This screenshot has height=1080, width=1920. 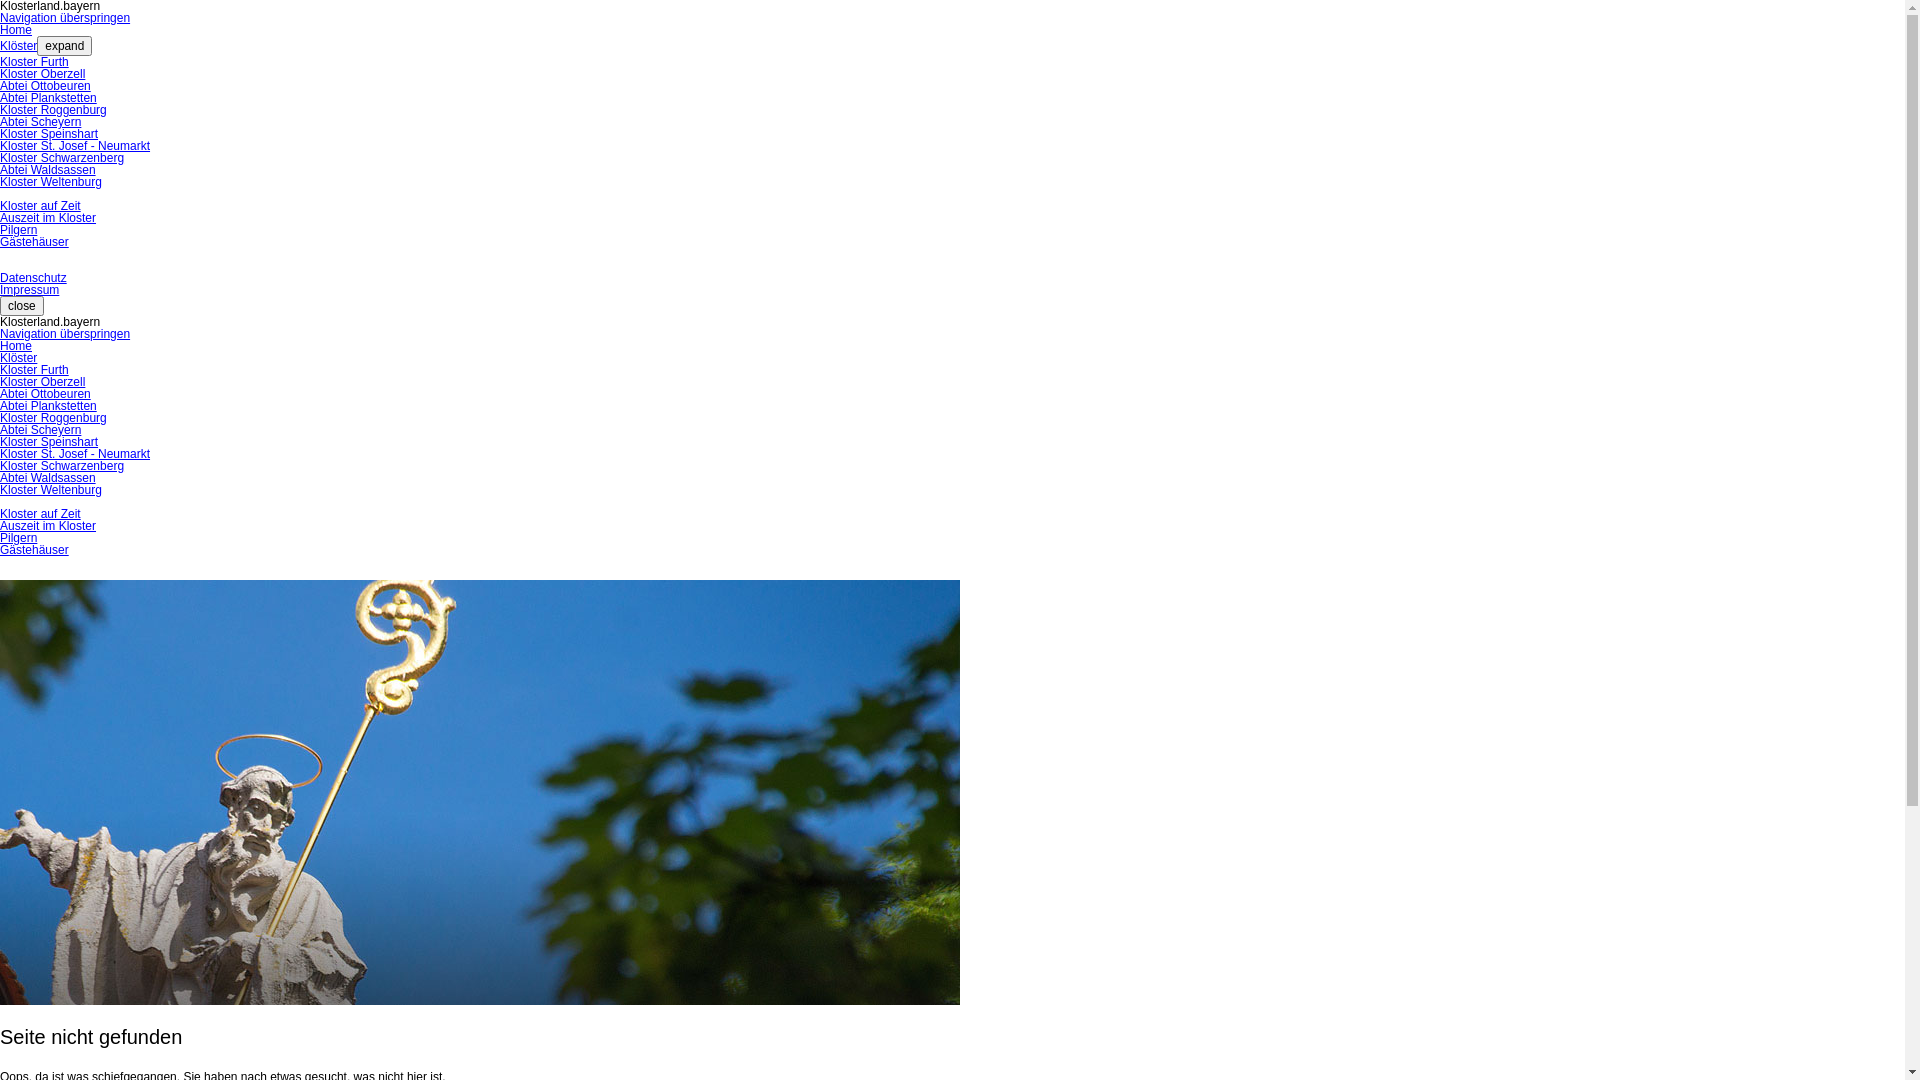 I want to click on 'Kloster Speinshart', so click(x=48, y=441).